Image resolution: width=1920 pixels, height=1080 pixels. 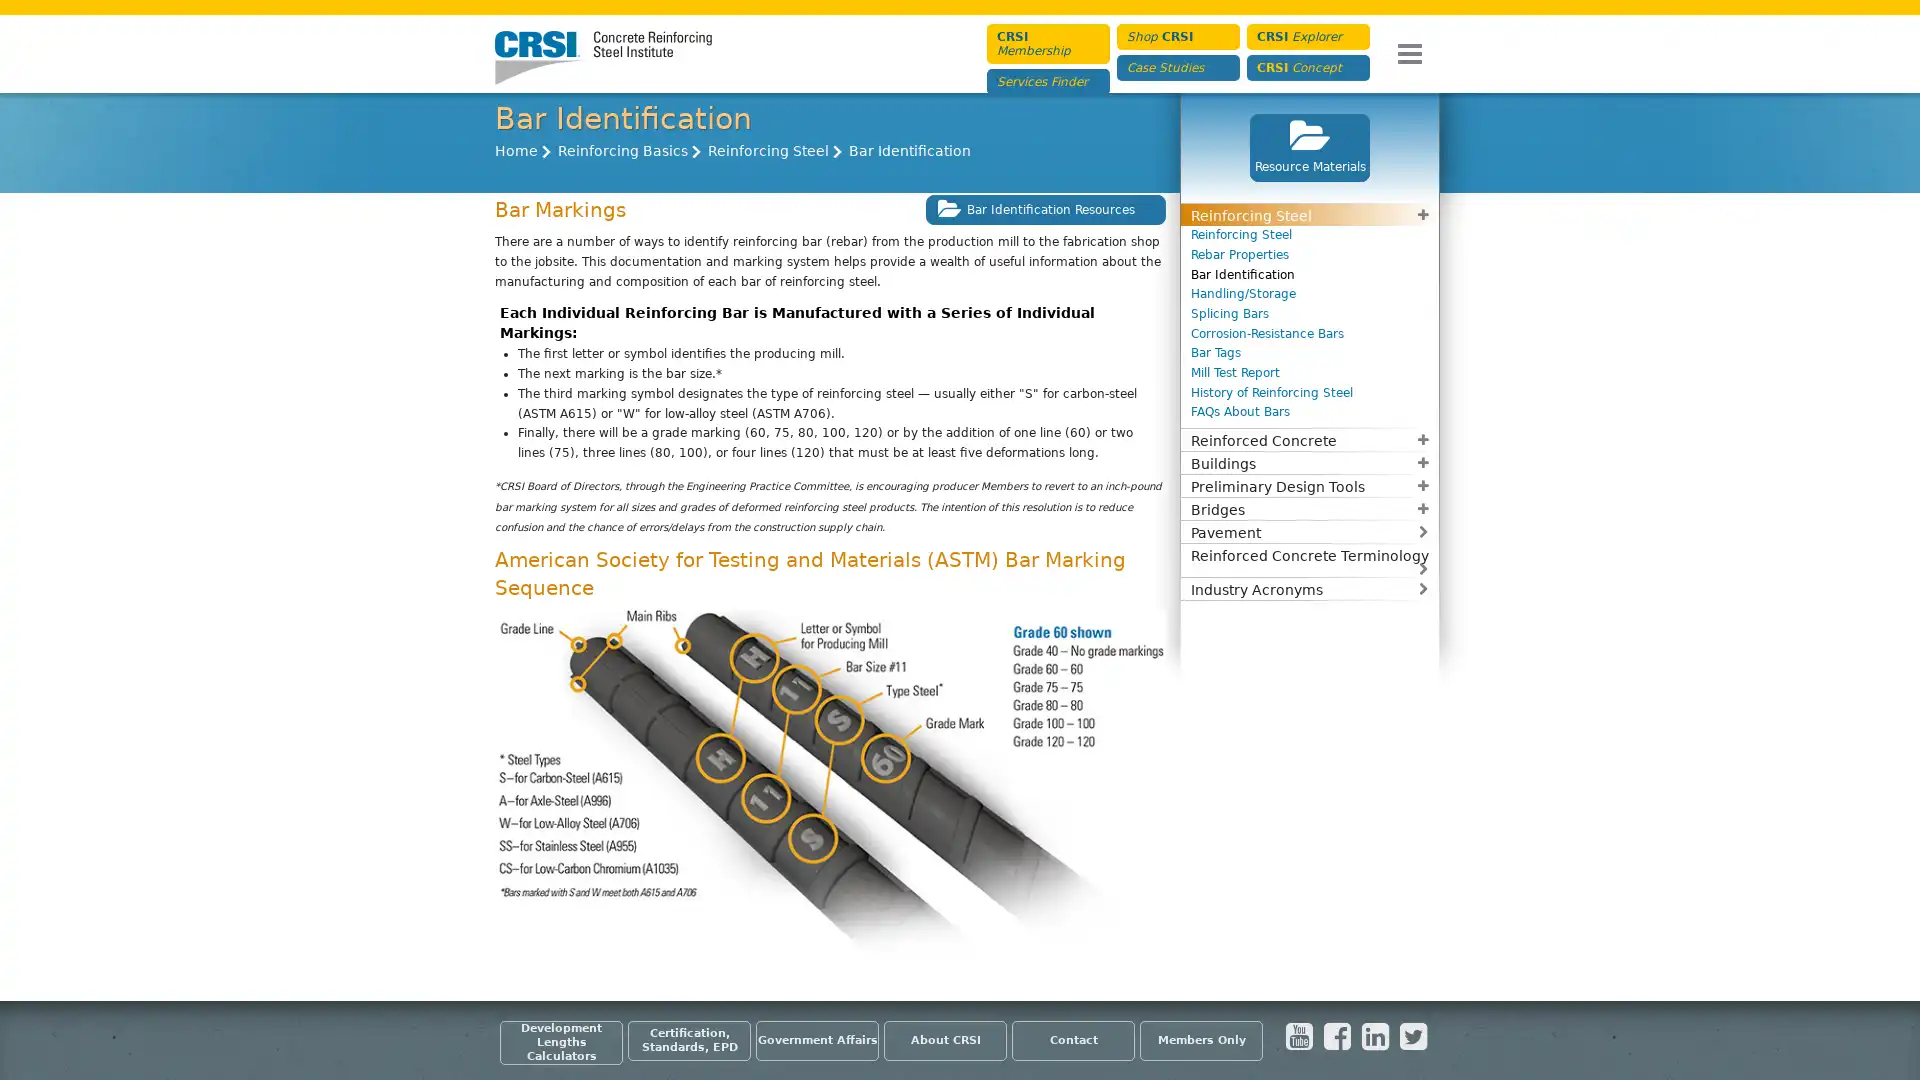 I want to click on Contact, so click(x=1072, y=1039).